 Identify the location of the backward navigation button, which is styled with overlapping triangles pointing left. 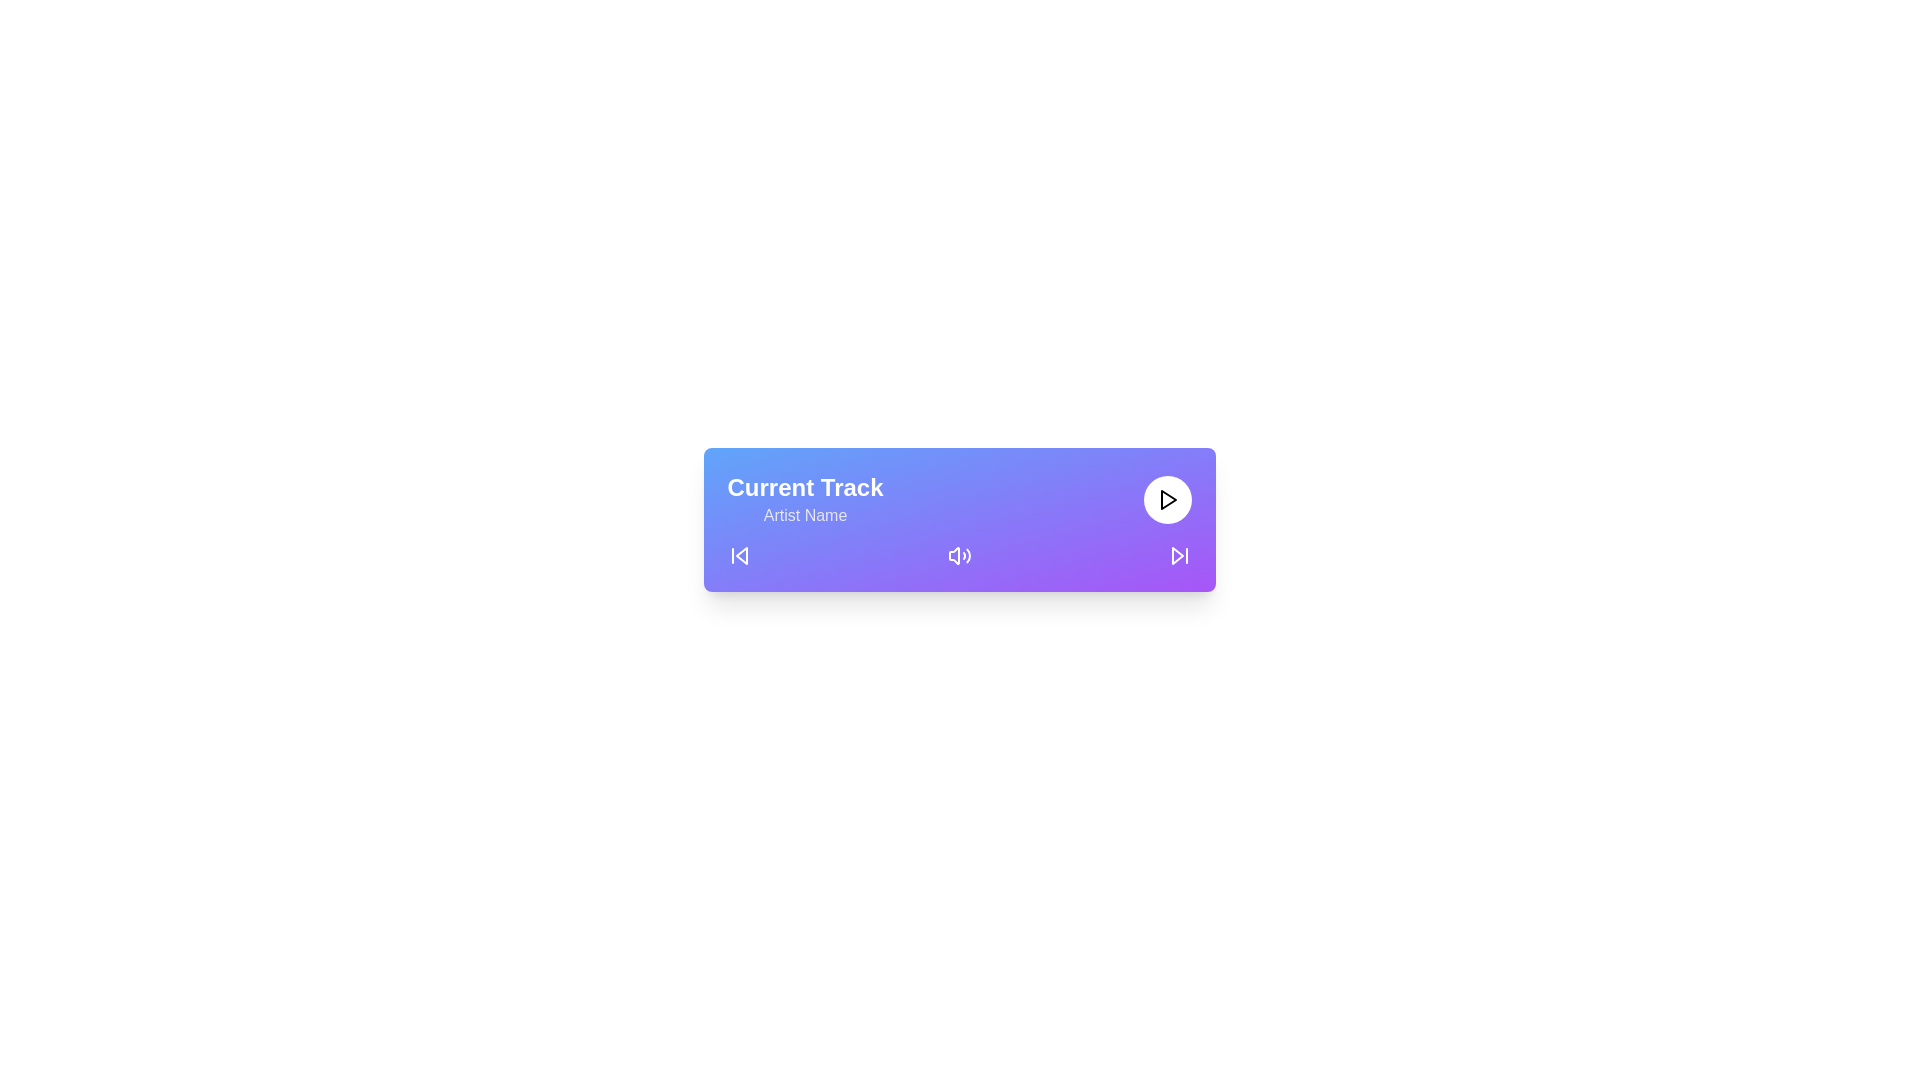
(738, 555).